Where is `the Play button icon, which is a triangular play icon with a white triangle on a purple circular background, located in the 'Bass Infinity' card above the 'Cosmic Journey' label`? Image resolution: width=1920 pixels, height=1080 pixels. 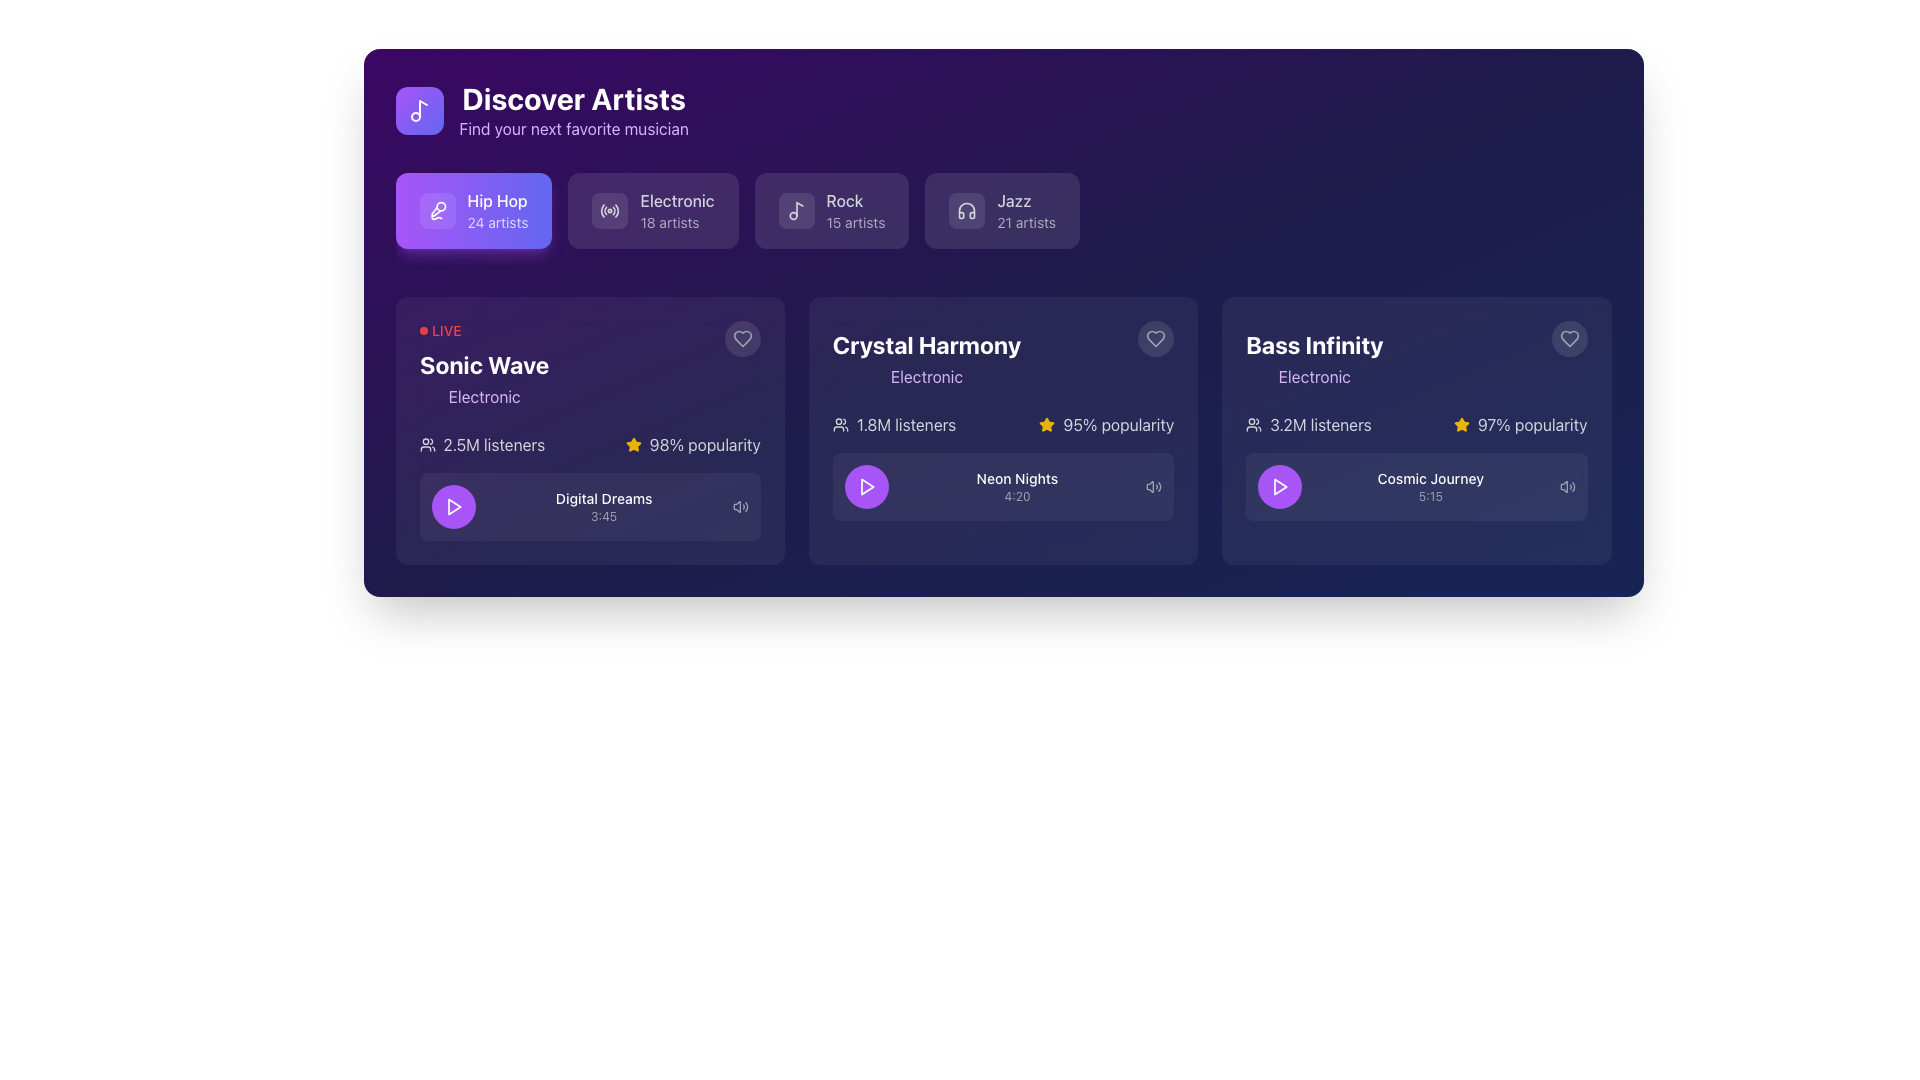
the Play button icon, which is a triangular play icon with a white triangle on a purple circular background, located in the 'Bass Infinity' card above the 'Cosmic Journey' label is located at coordinates (1281, 486).